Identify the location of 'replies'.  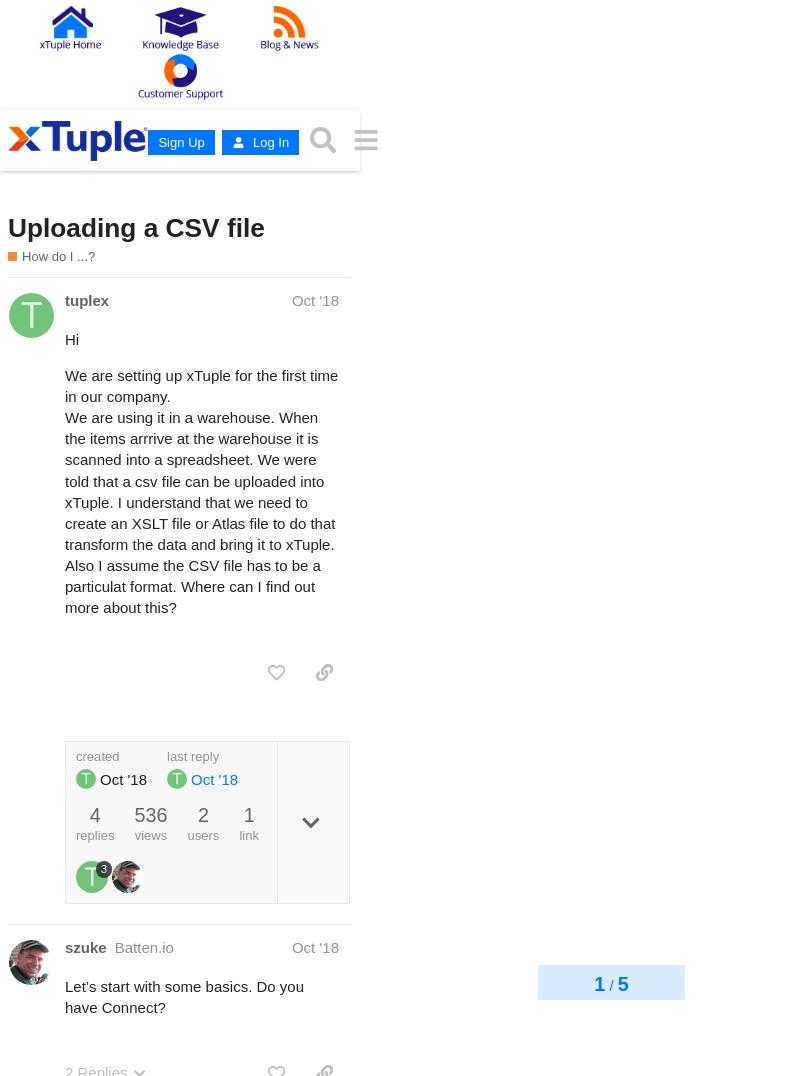
(95, 833).